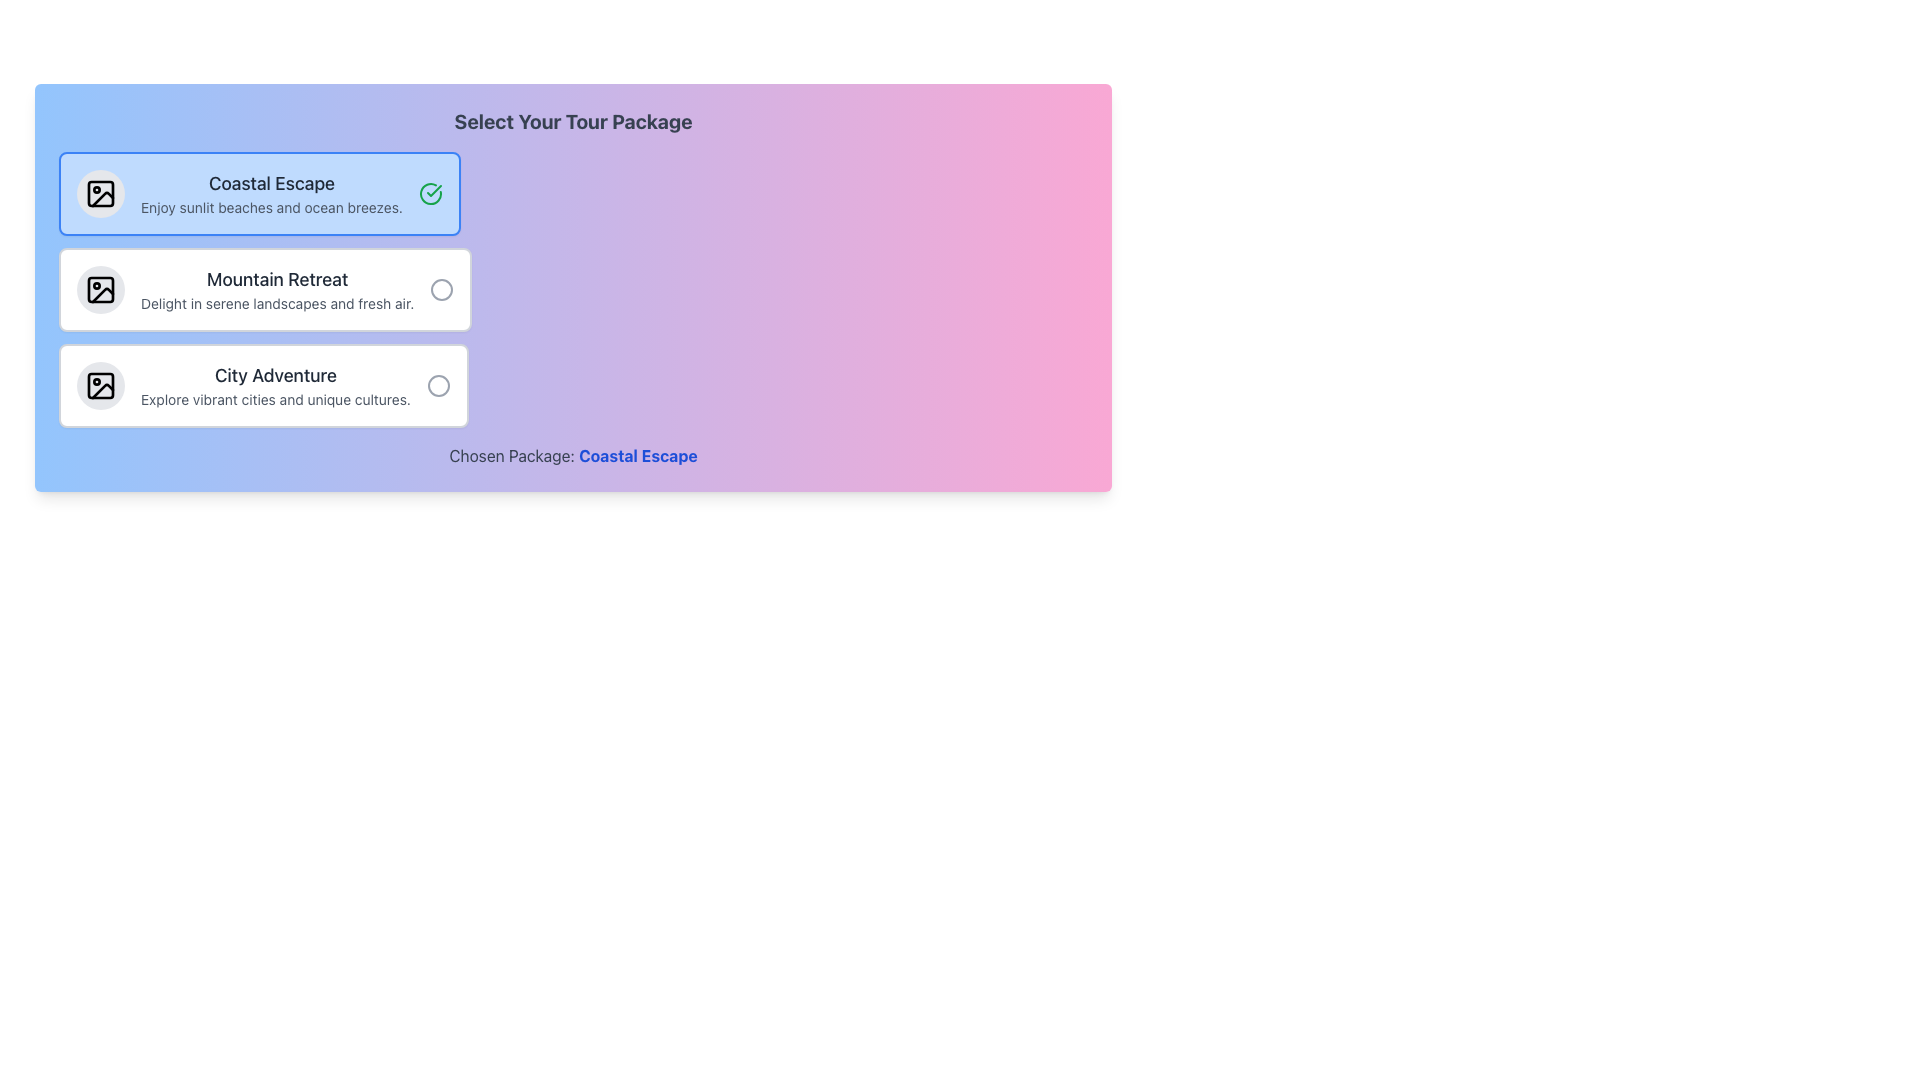  I want to click on the Text Label for the 'Coastal Escape' package to read its content, so click(270, 184).